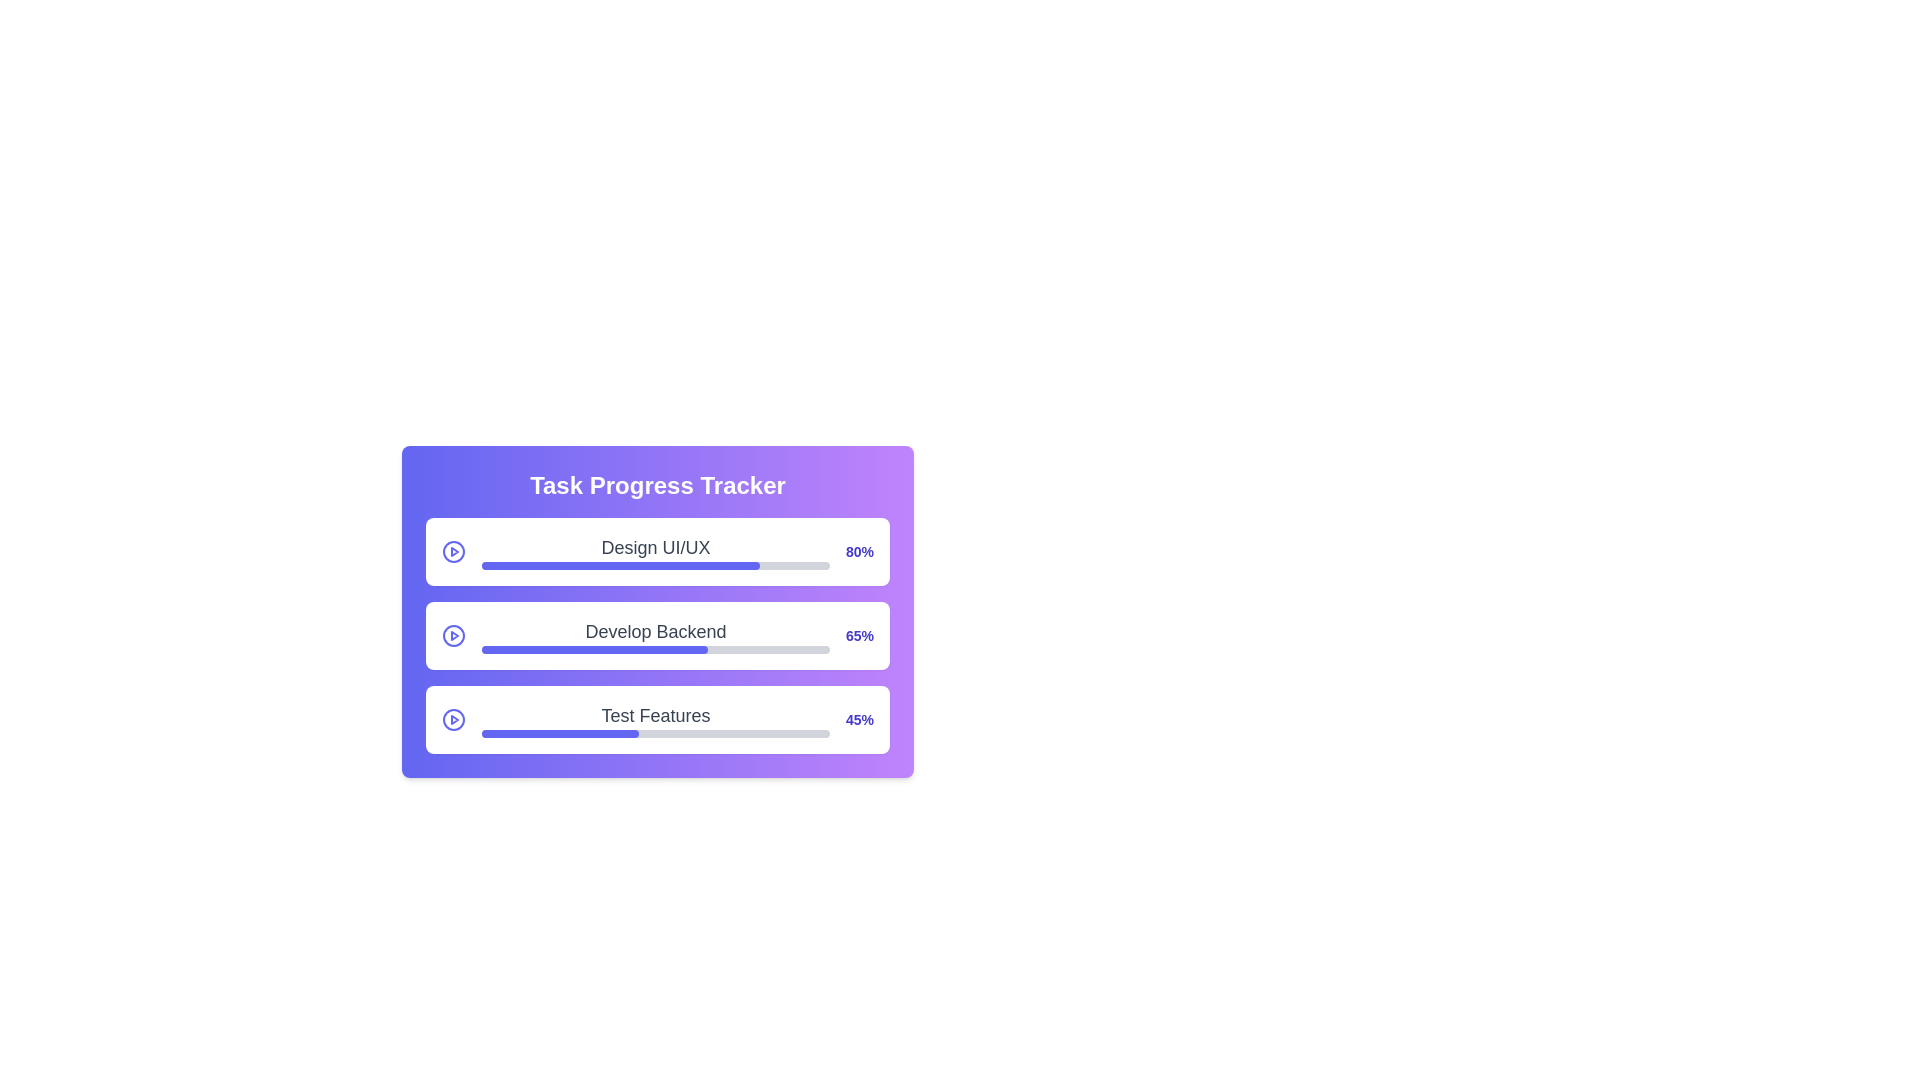 The width and height of the screenshot is (1920, 1080). Describe the element at coordinates (656, 720) in the screenshot. I see `the text label that serves as the title for the task in the third card of the task progress list, located above the progress bar and horizontally centered` at that location.